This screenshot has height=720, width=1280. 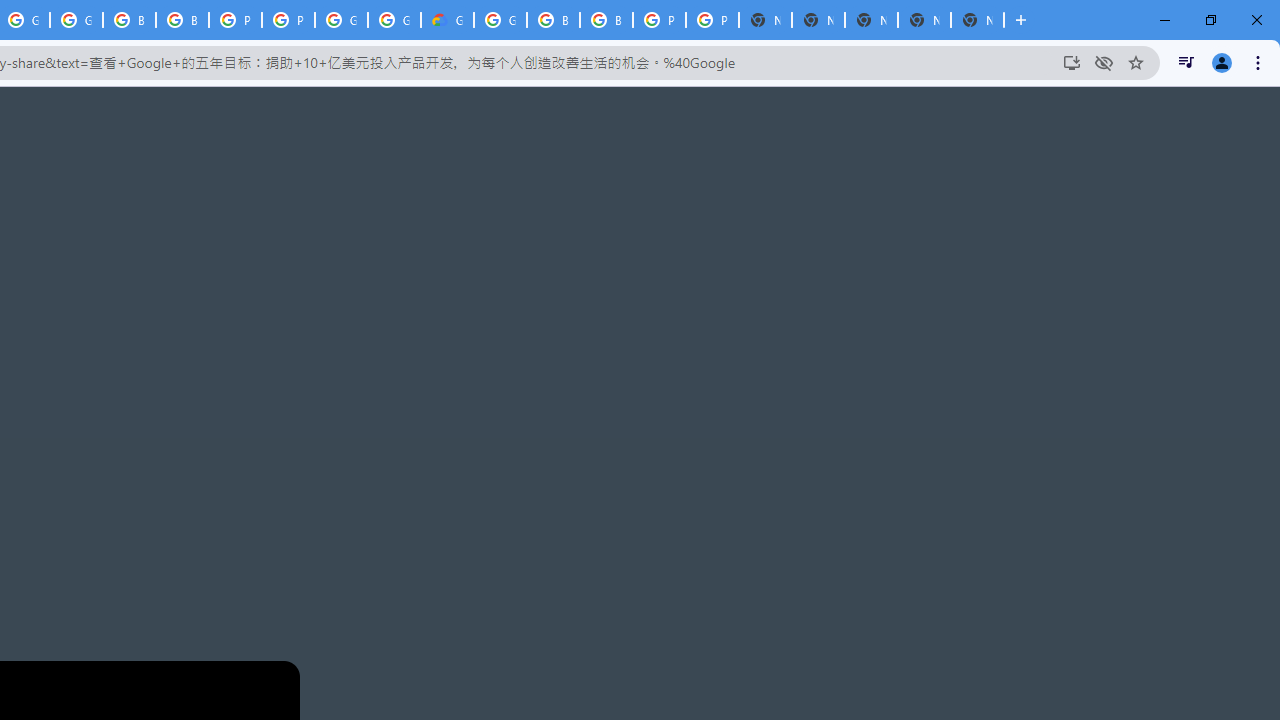 What do you see at coordinates (341, 20) in the screenshot?
I see `'Google Cloud Platform'` at bounding box center [341, 20].